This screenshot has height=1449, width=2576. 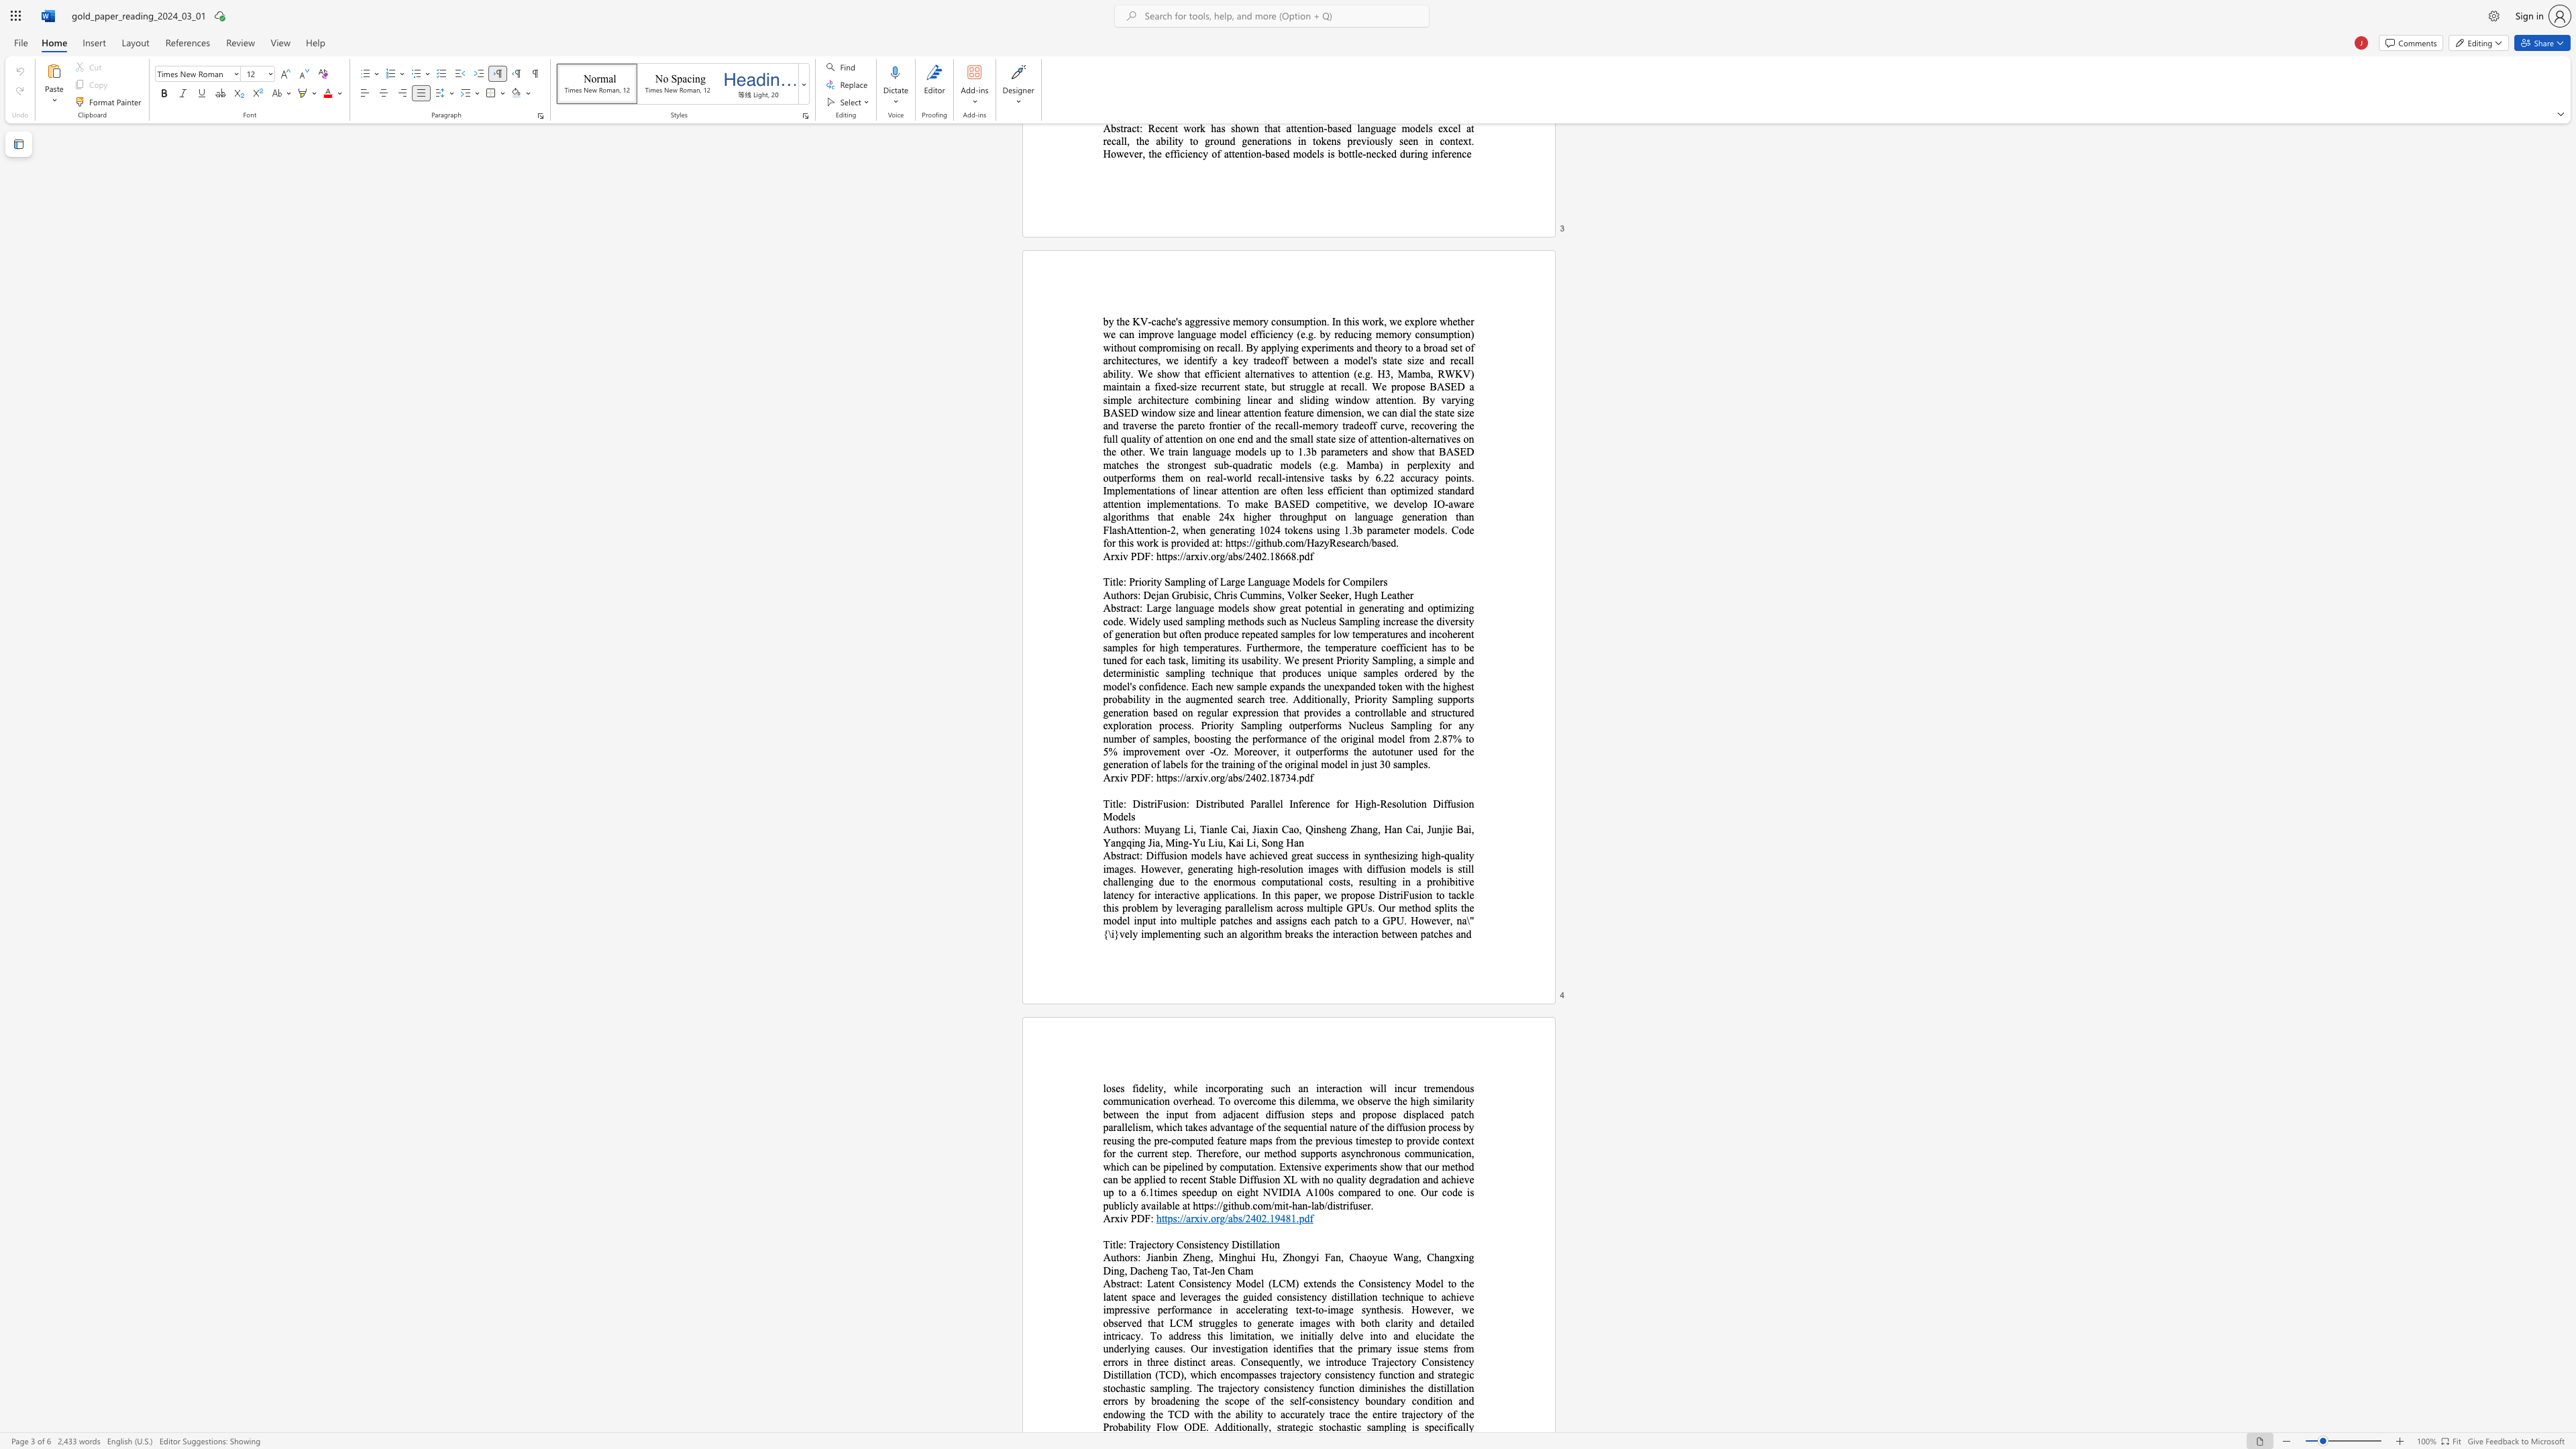 I want to click on the subset text "//arxiv.org/ab" within the text "https://arxiv.org/abs/2402.18734", so click(x=1179, y=776).